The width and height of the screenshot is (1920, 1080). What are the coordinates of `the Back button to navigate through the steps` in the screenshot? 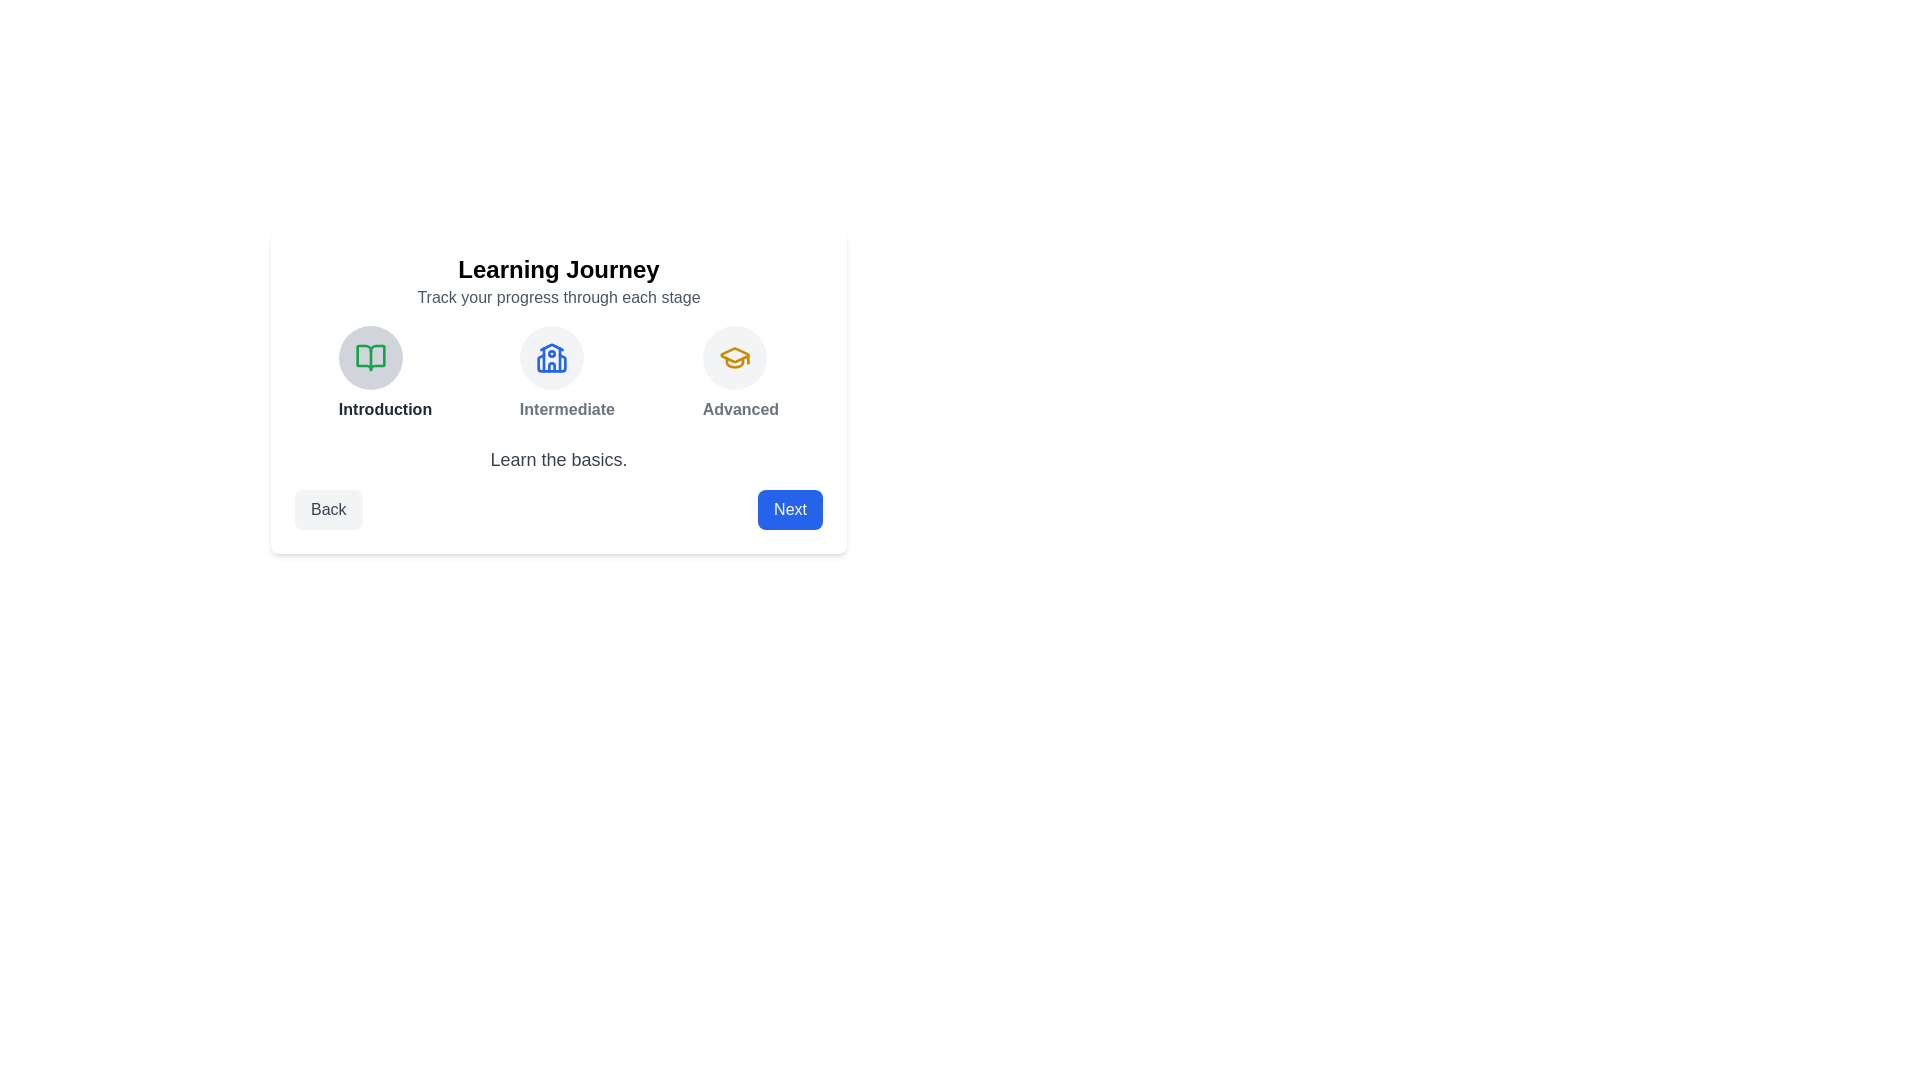 It's located at (328, 508).